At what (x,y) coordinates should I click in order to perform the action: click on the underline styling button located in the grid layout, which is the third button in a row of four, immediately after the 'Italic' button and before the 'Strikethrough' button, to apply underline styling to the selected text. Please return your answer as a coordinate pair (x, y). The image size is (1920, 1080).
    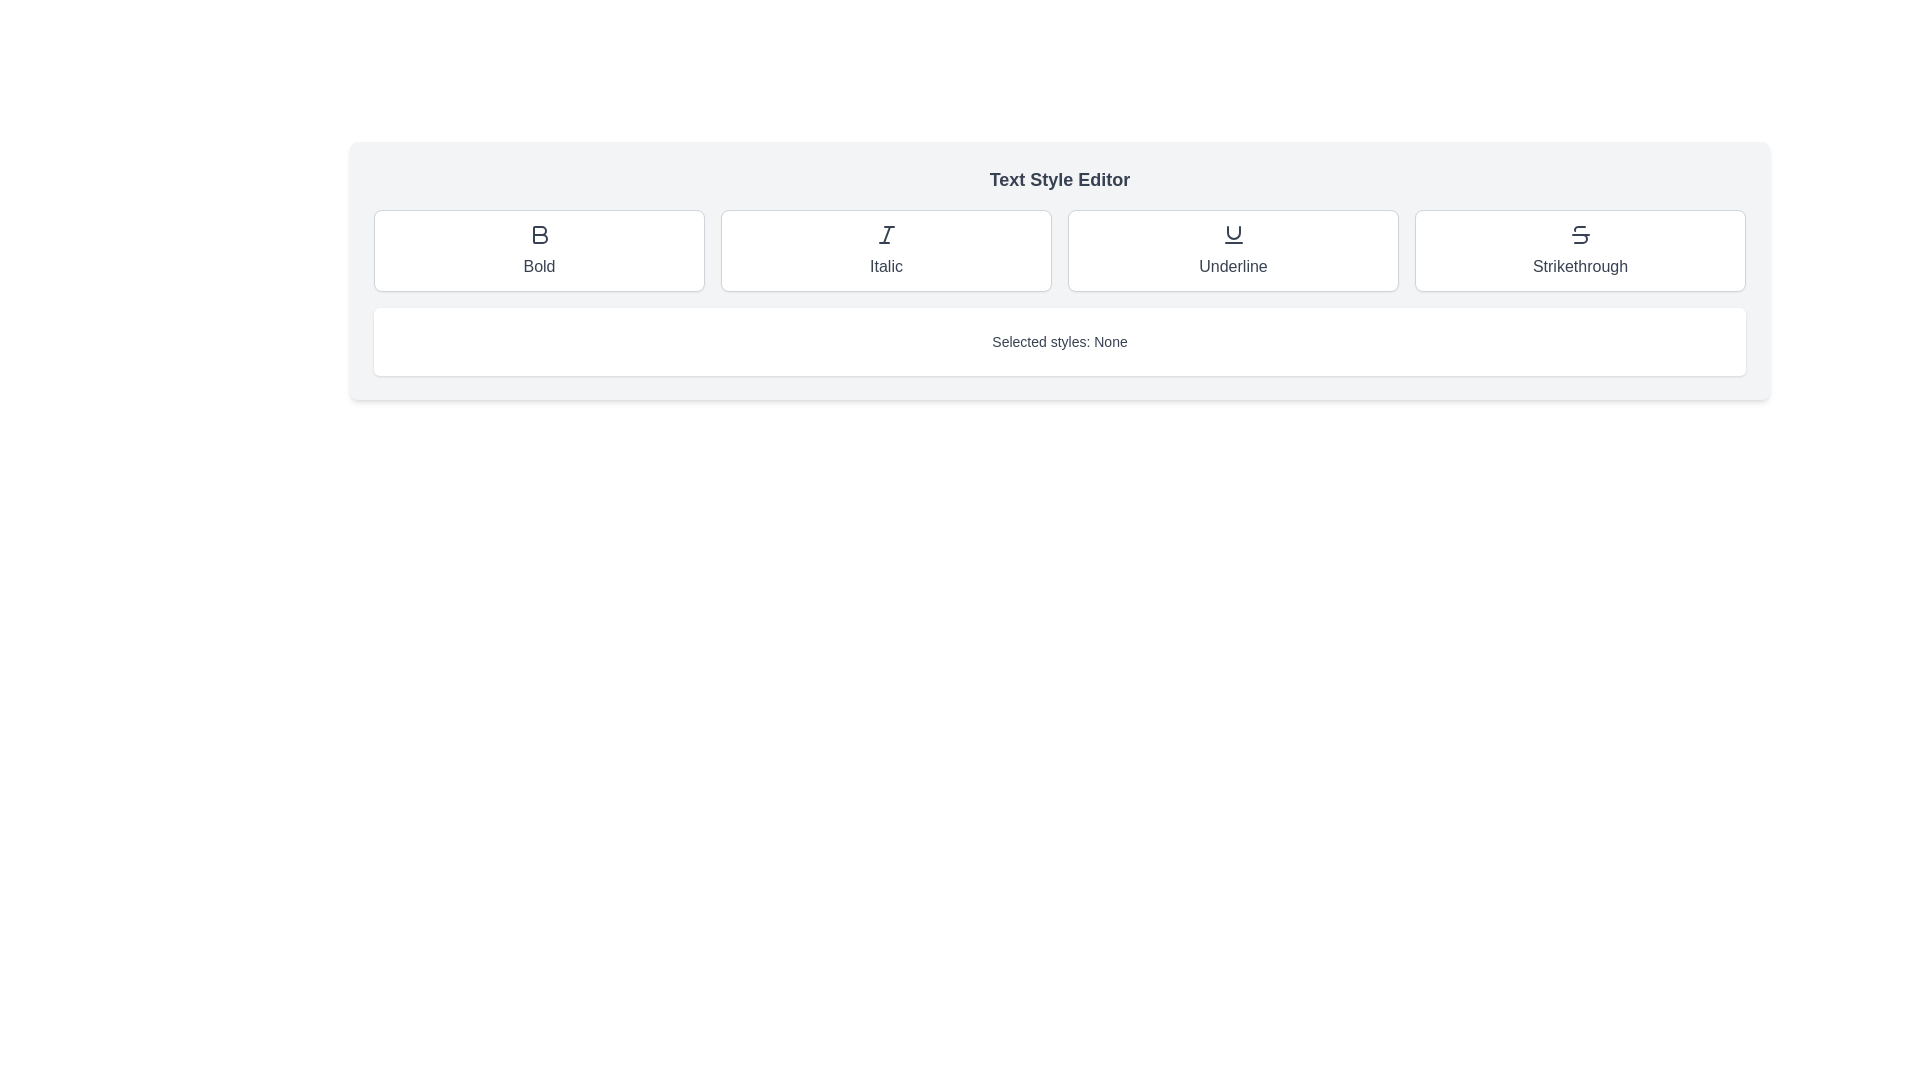
    Looking at the image, I should click on (1232, 249).